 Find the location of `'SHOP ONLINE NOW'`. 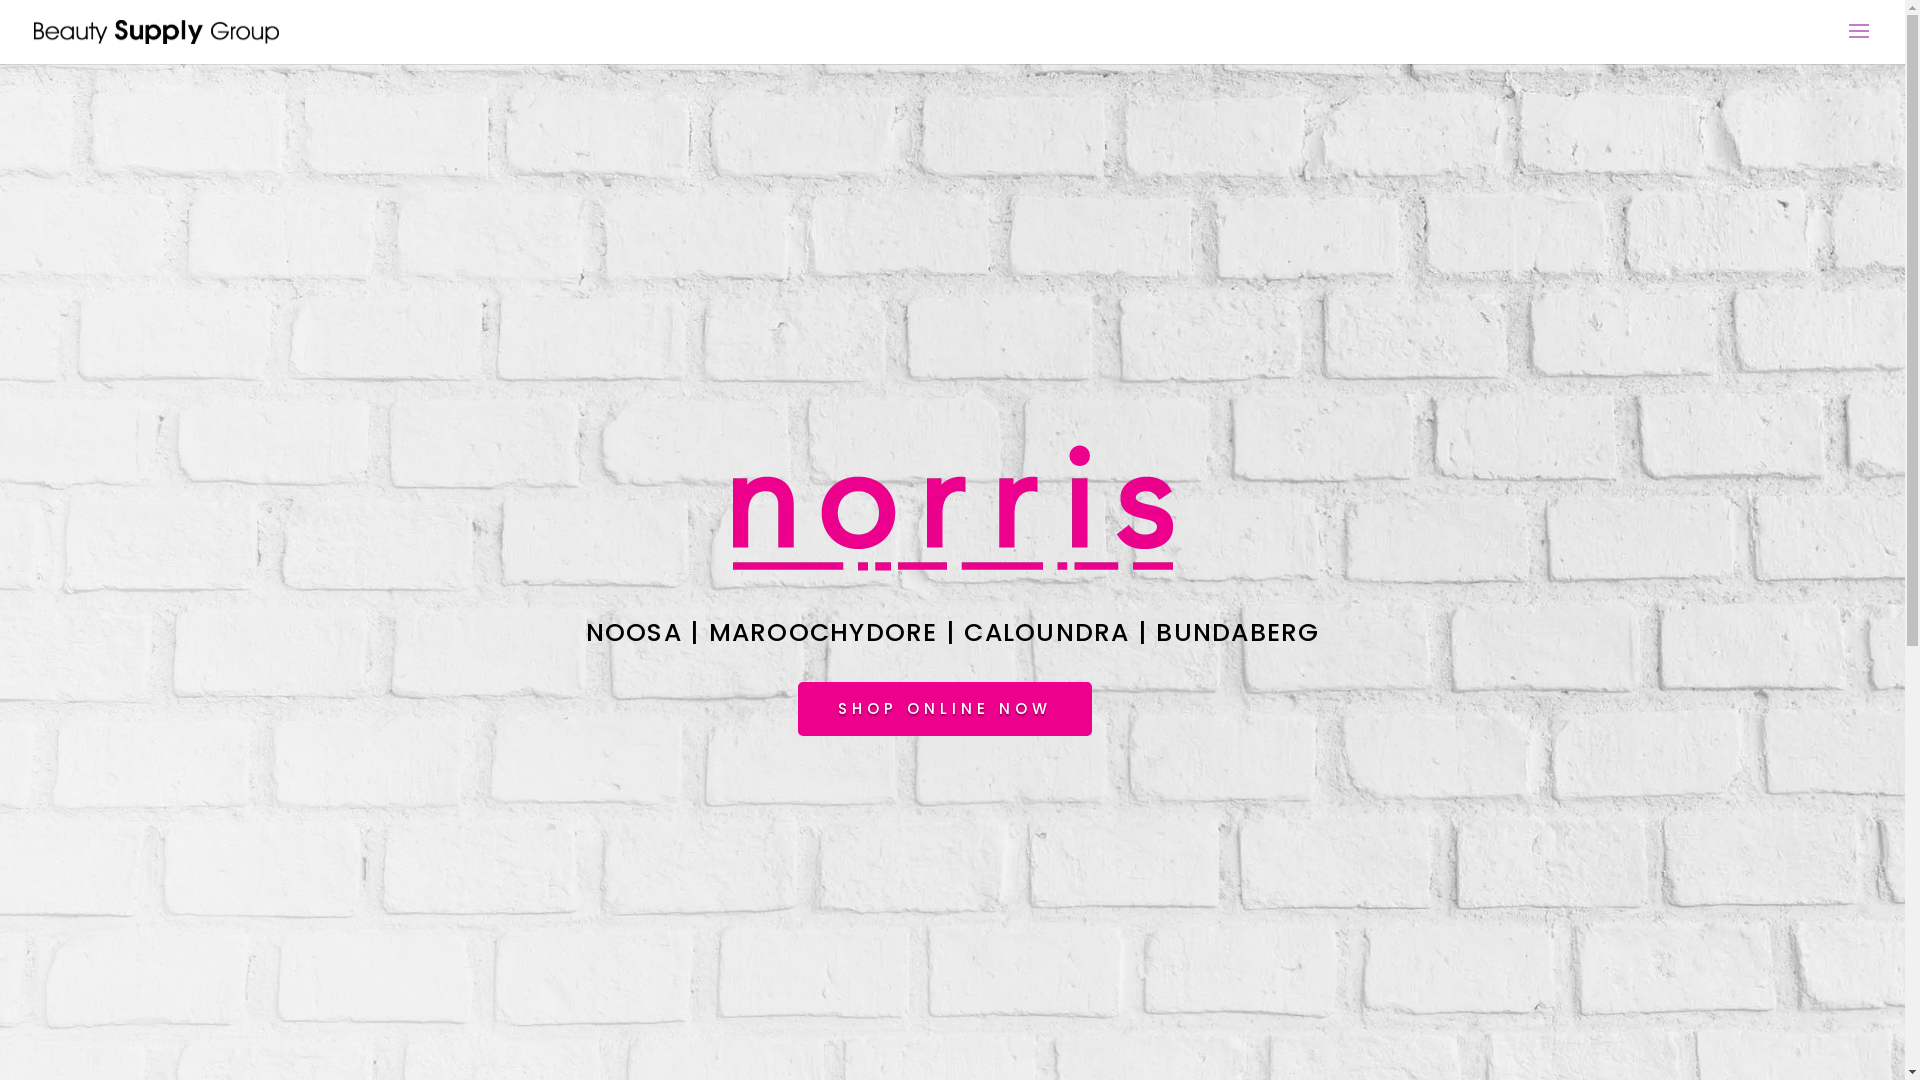

'SHOP ONLINE NOW' is located at coordinates (944, 708).